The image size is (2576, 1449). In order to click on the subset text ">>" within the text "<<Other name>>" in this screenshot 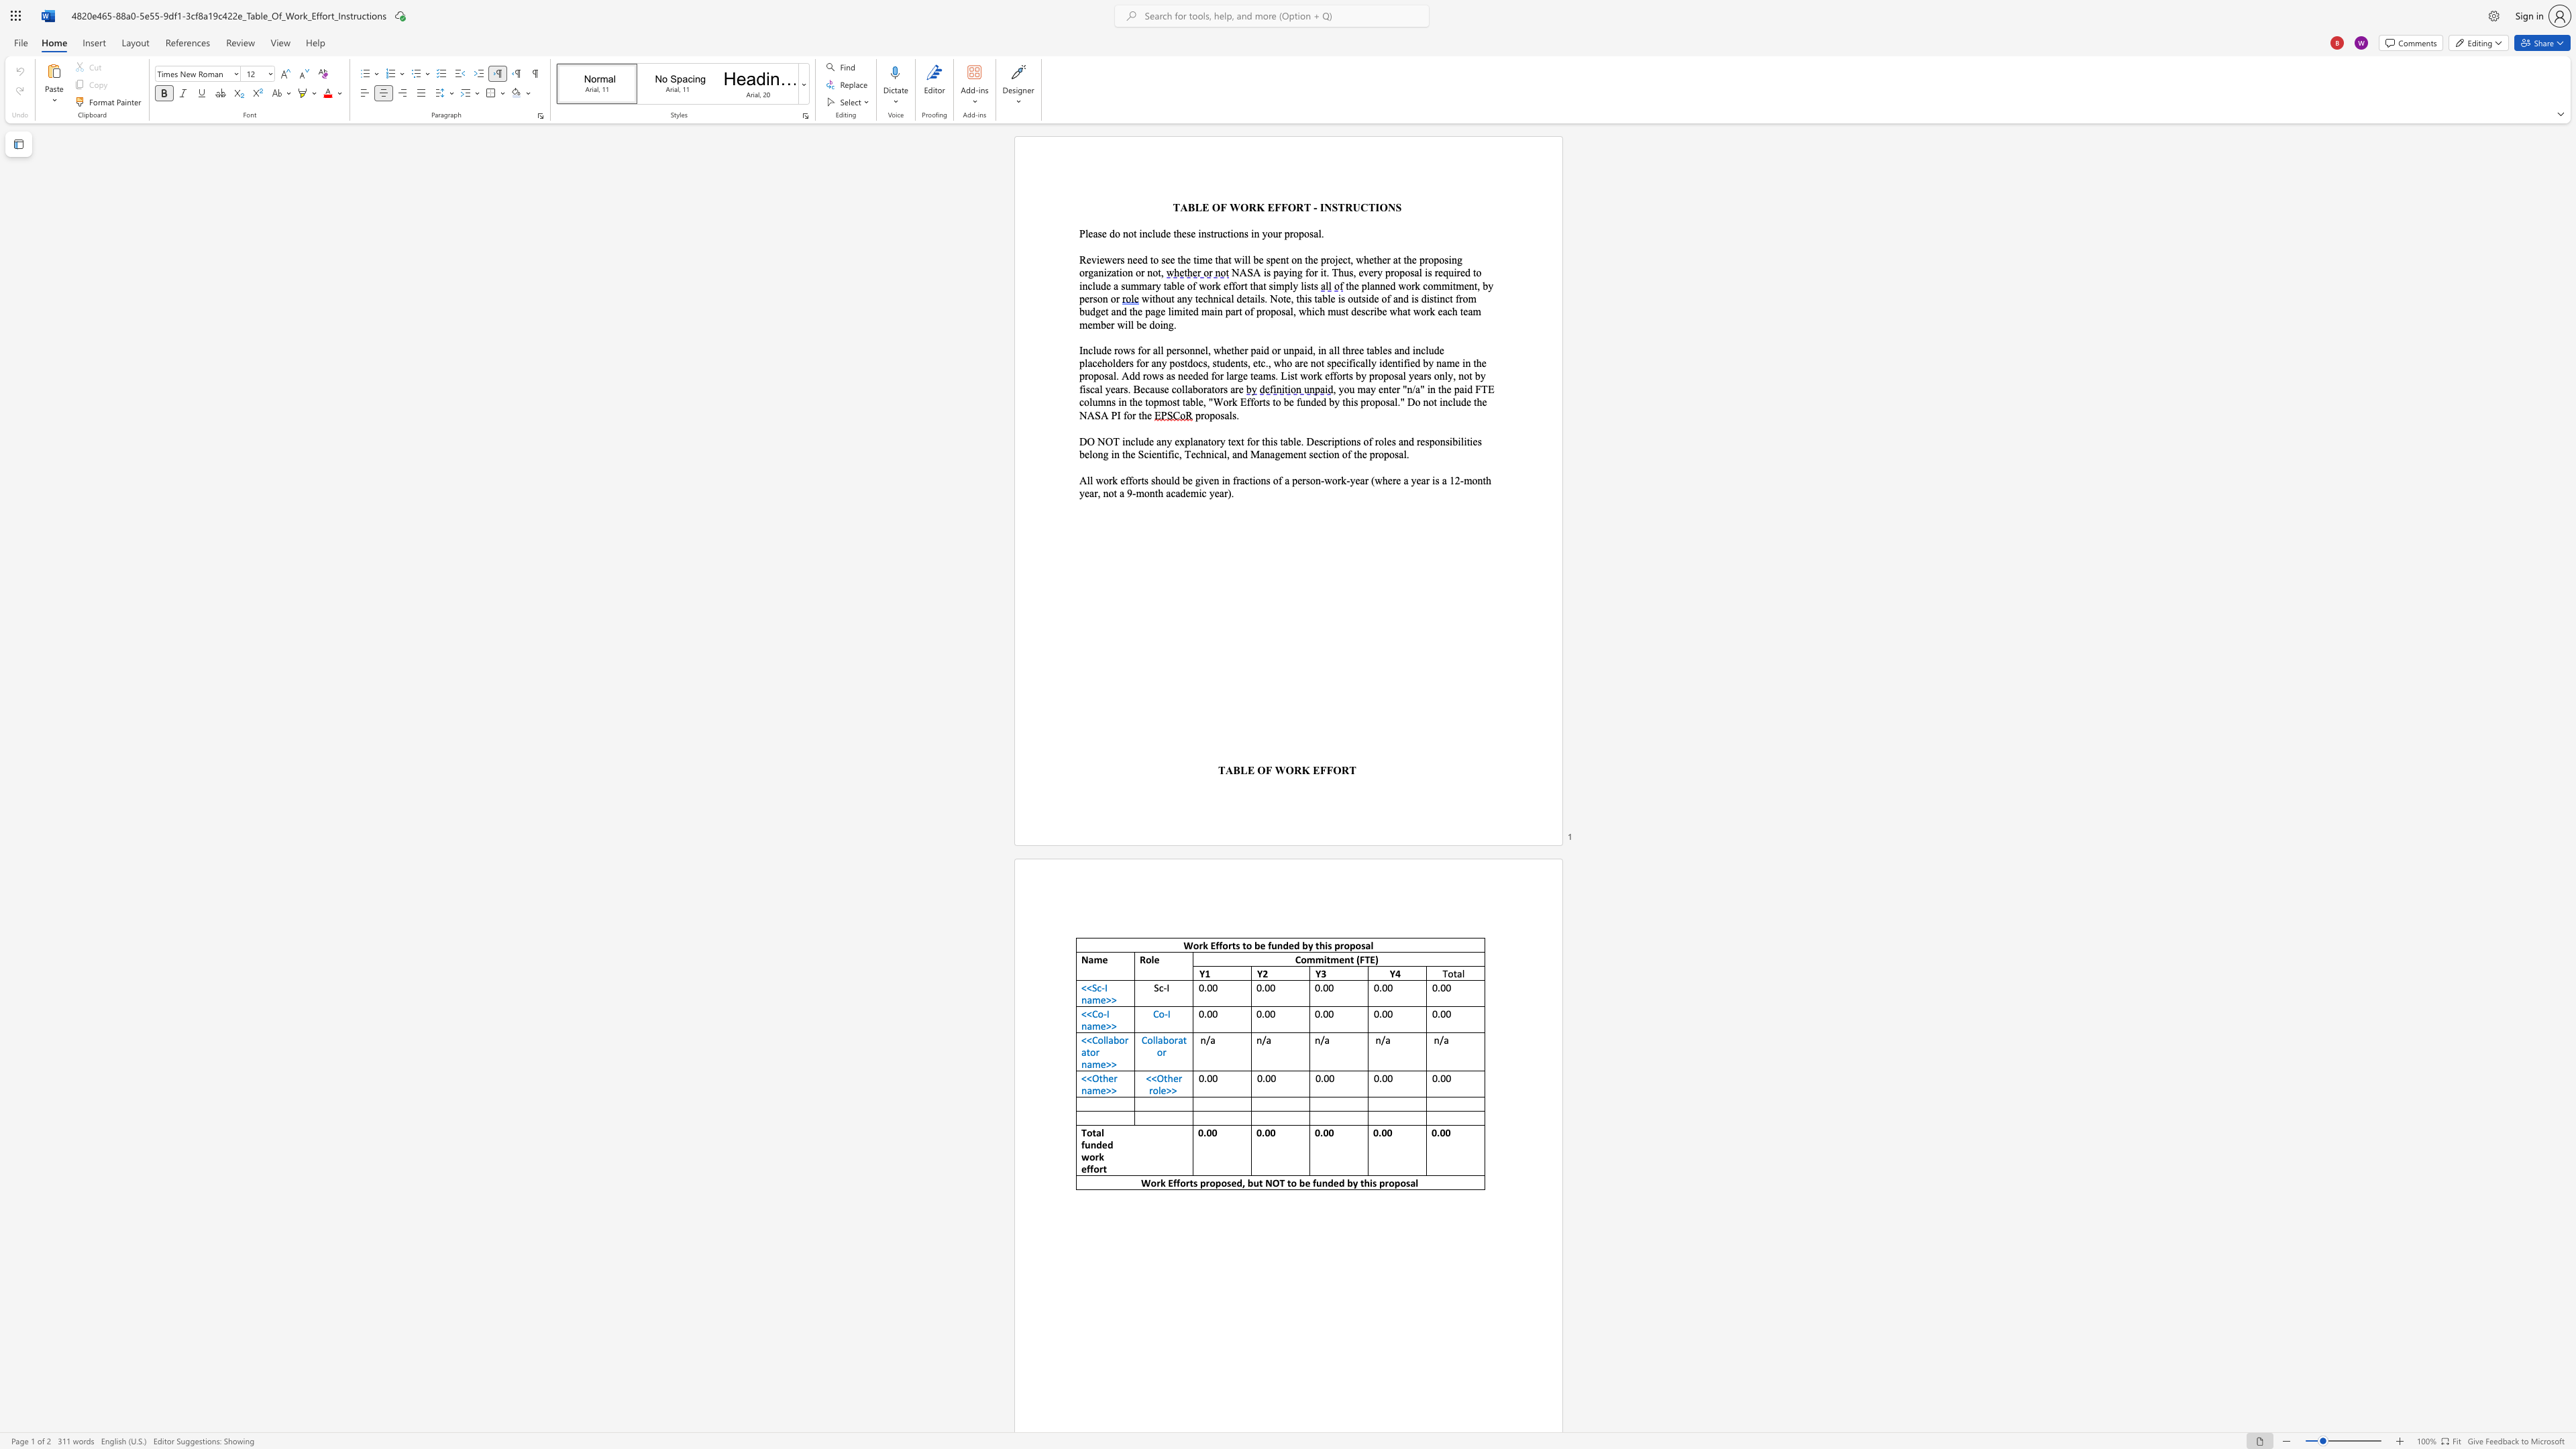, I will do `click(1106, 1089)`.